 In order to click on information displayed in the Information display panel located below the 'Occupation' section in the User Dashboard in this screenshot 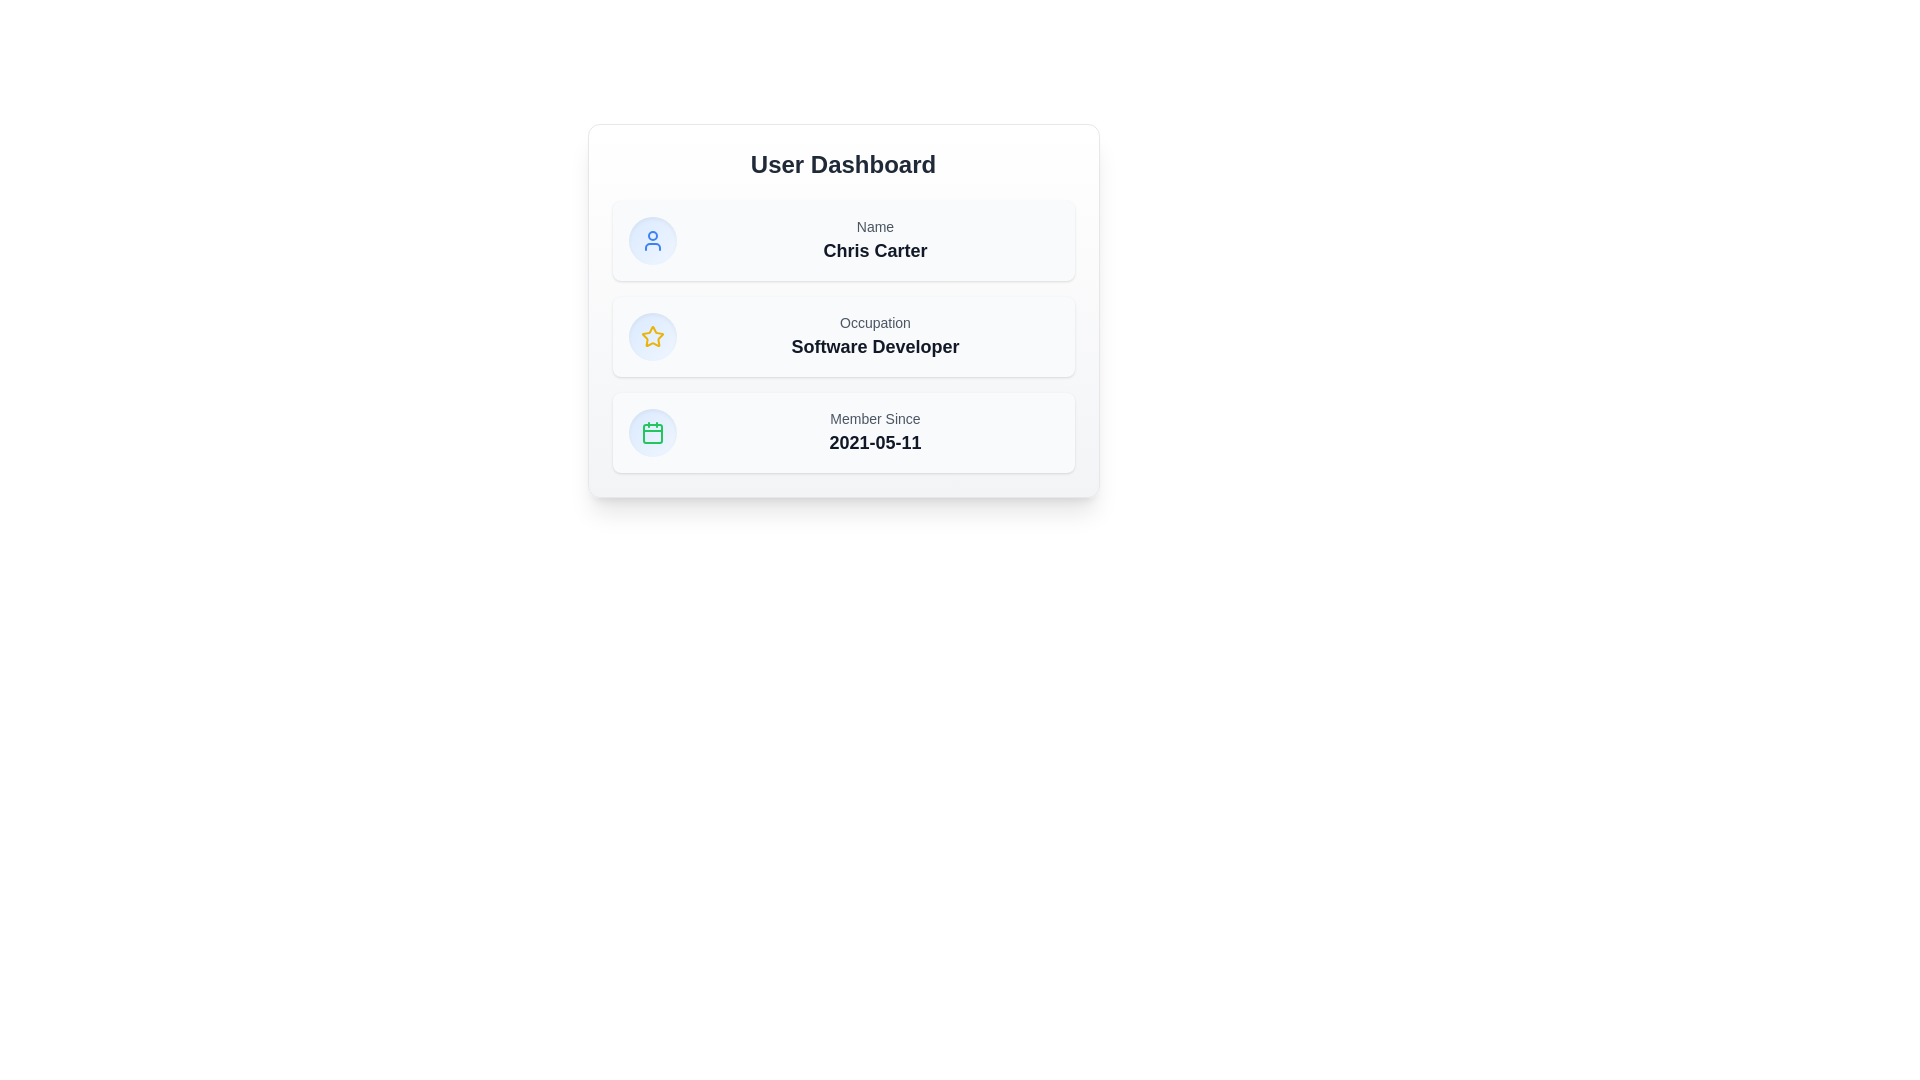, I will do `click(843, 431)`.